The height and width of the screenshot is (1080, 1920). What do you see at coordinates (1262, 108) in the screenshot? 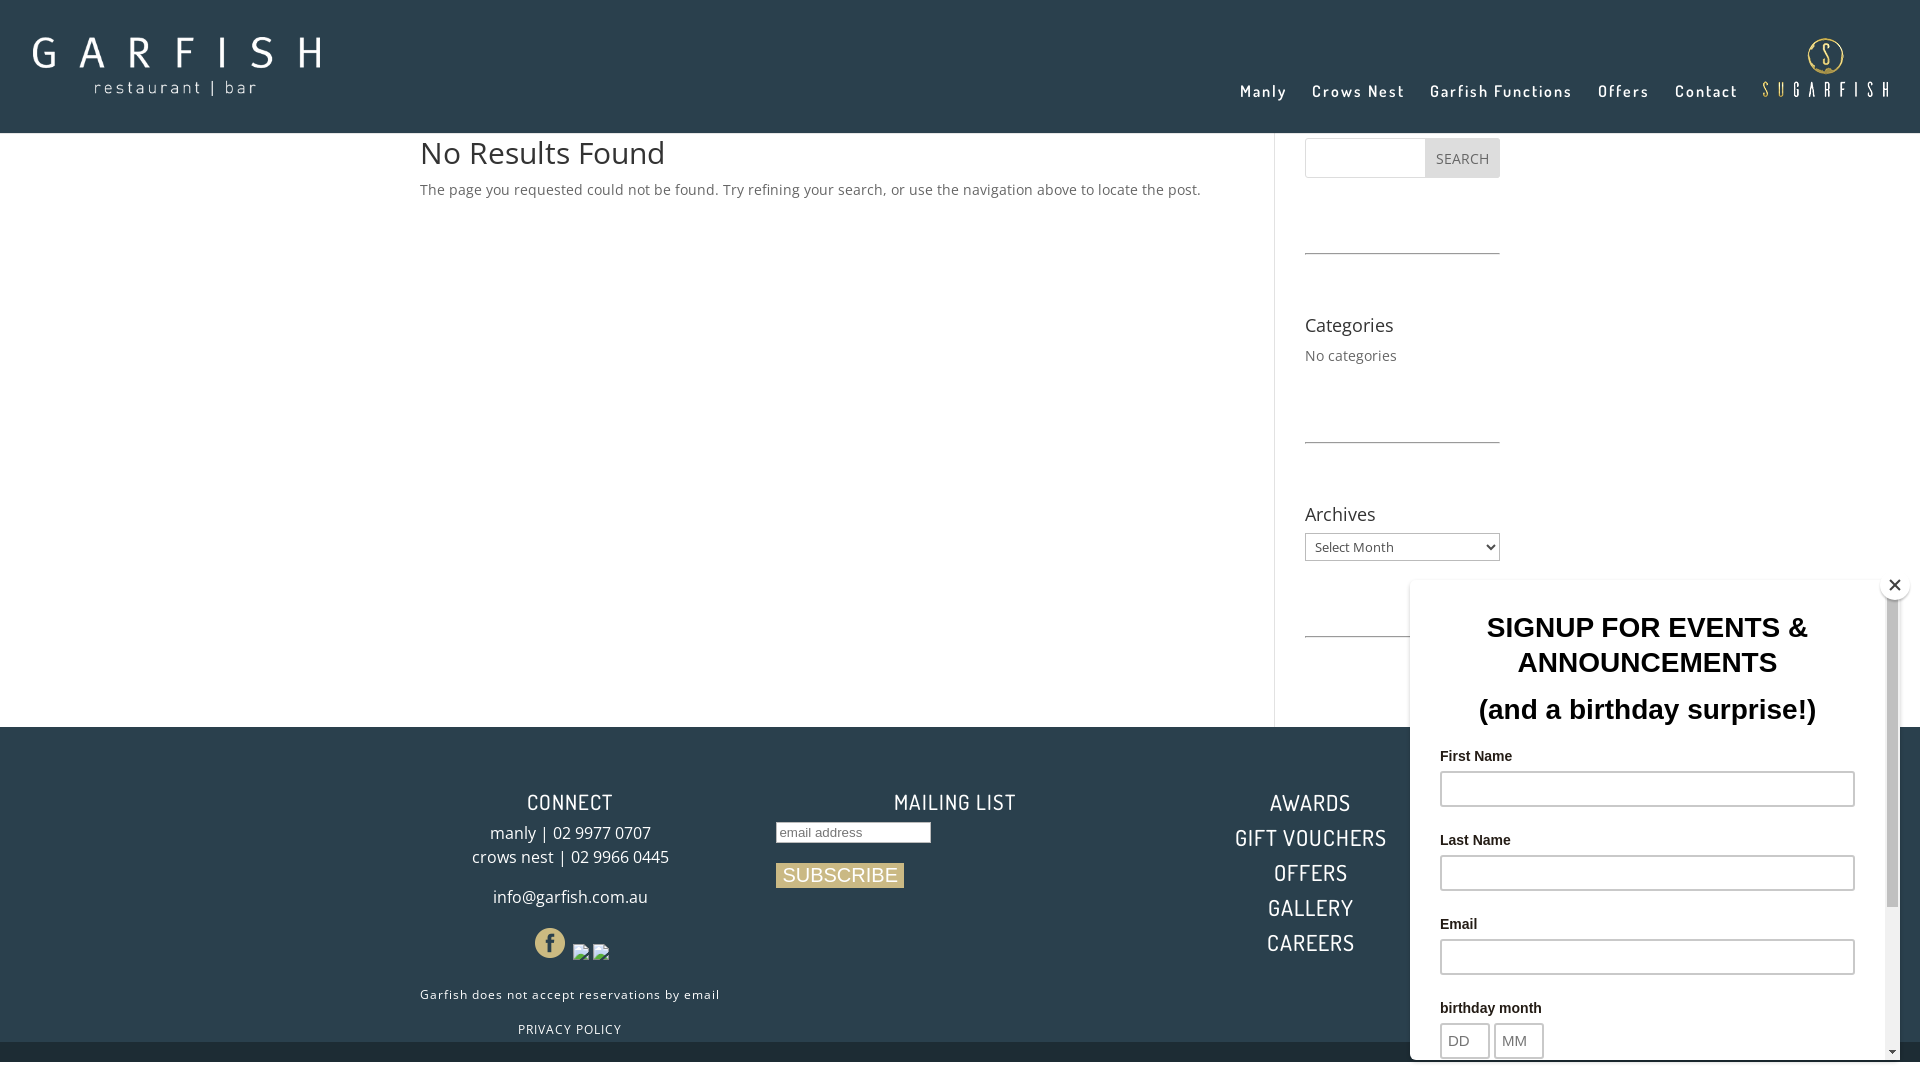
I see `'Manly'` at bounding box center [1262, 108].